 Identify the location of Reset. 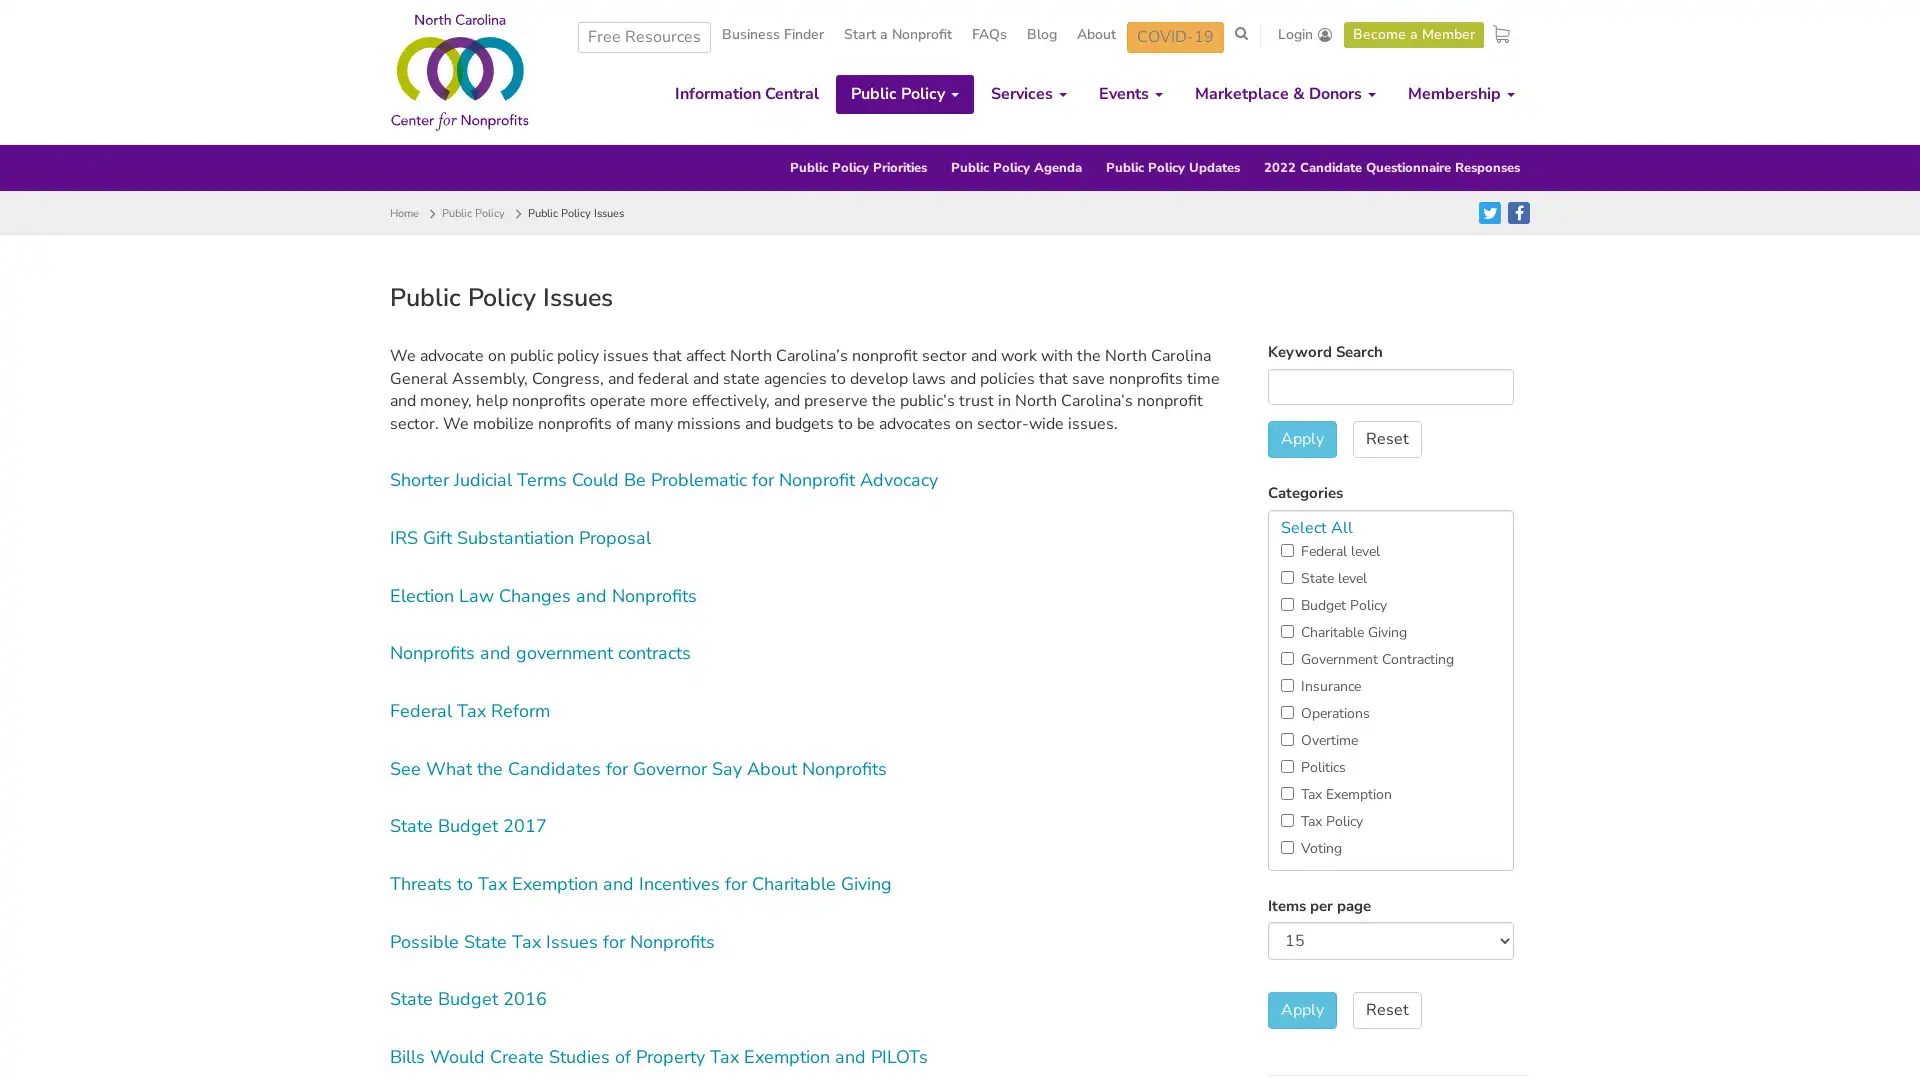
(1385, 438).